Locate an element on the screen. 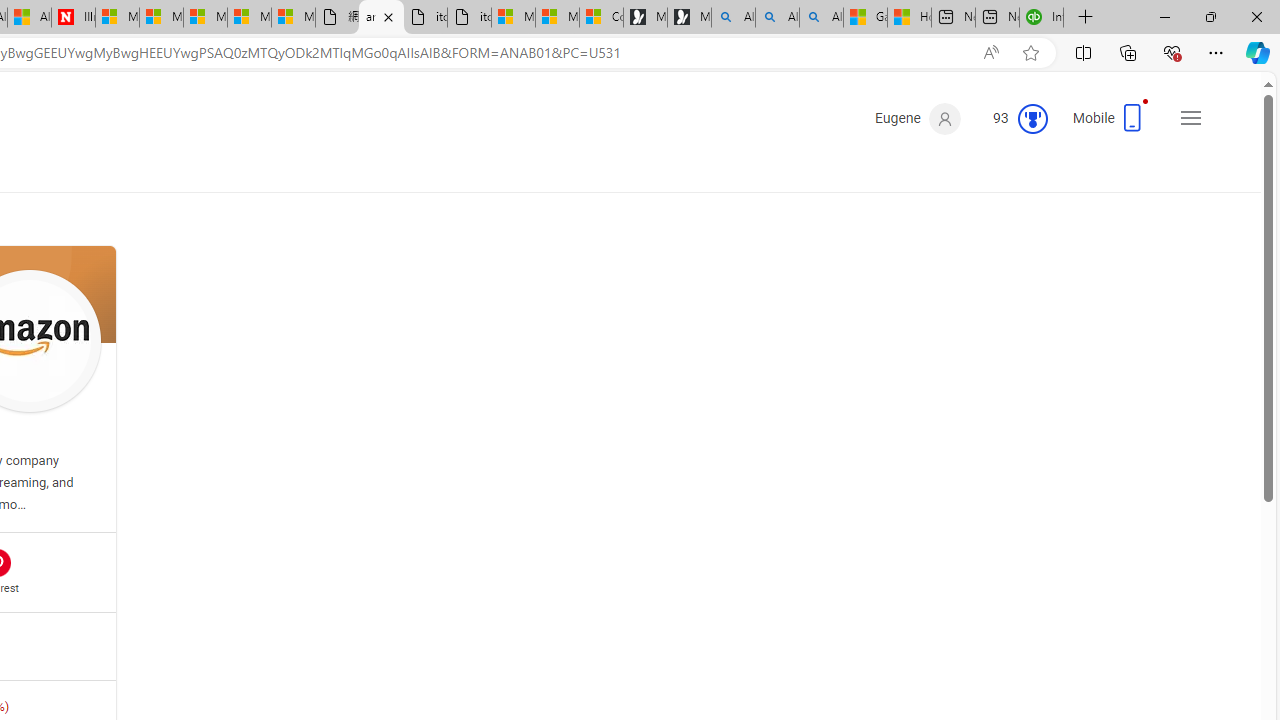  'itconcepthk.com/projector_solutions.mp4' is located at coordinates (468, 17).